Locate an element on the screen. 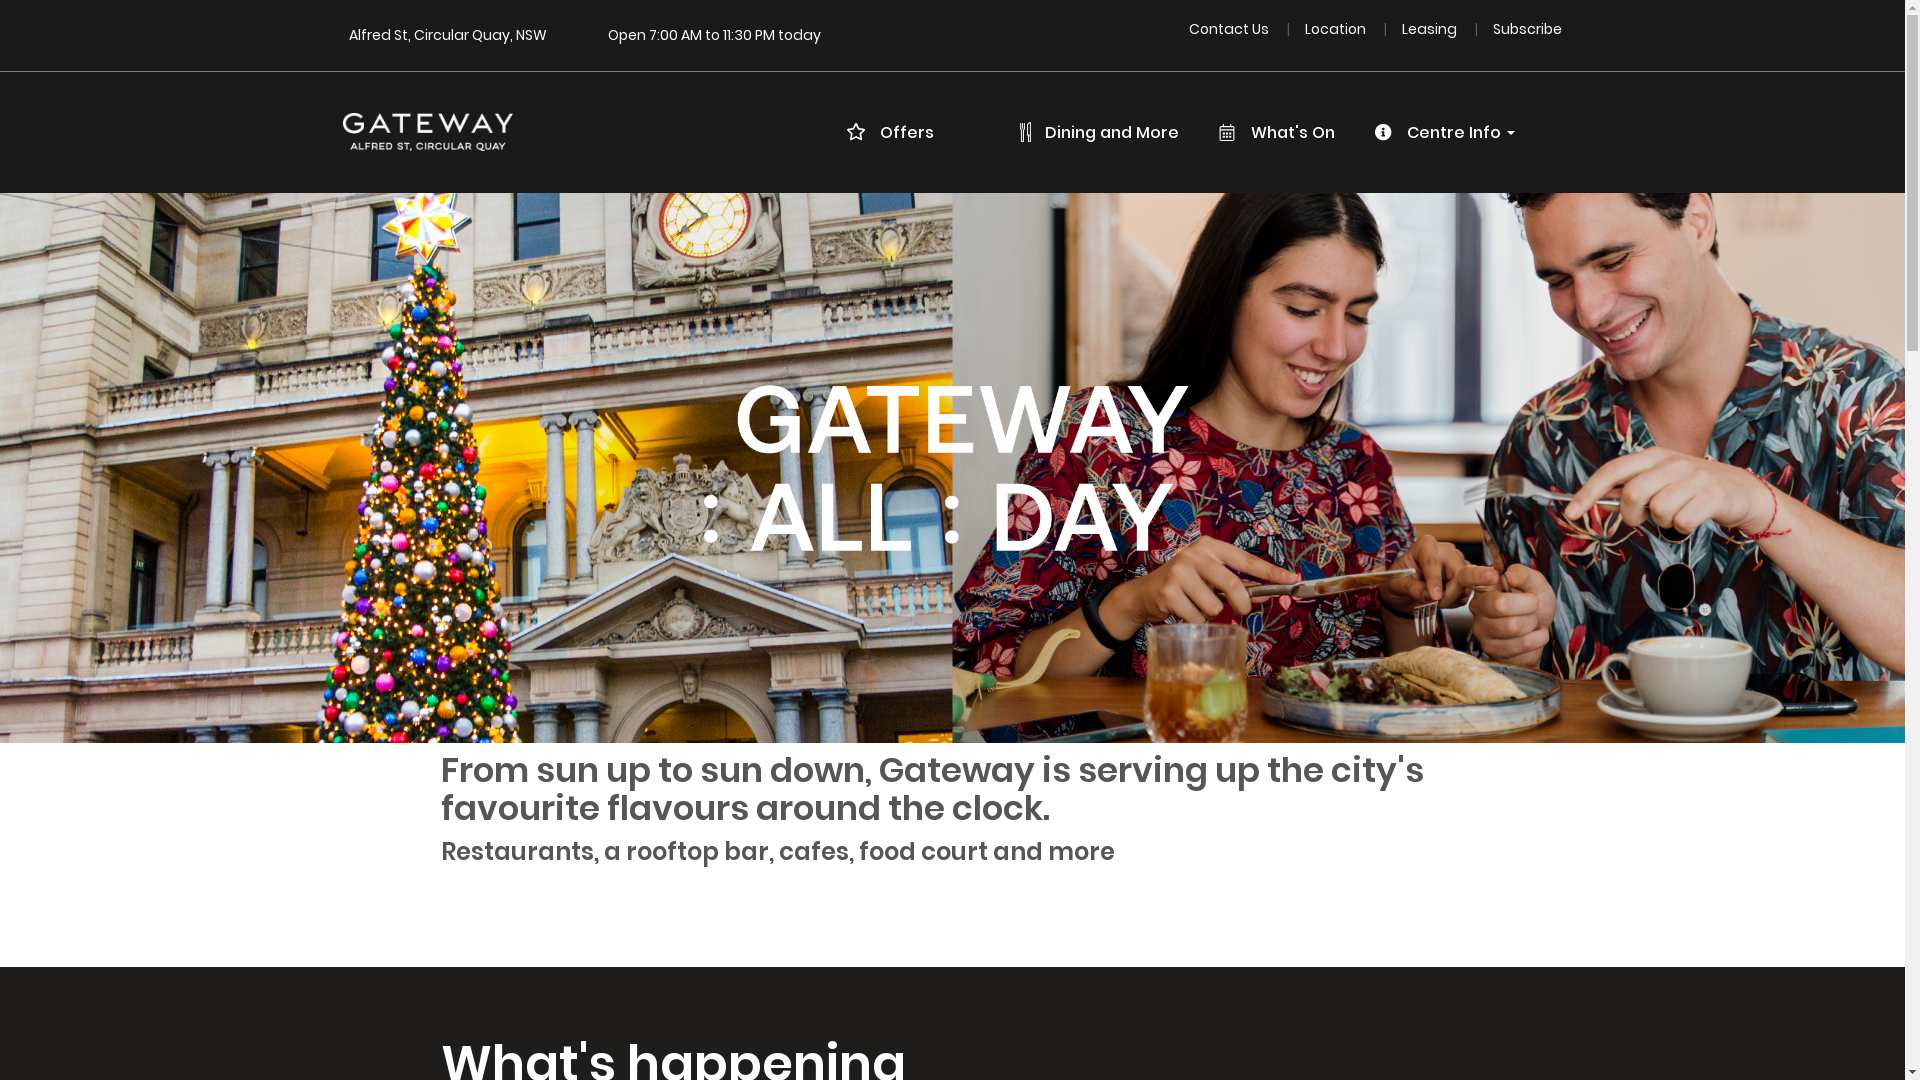 The image size is (1920, 1080). 'Contact Us' is located at coordinates (1189, 29).